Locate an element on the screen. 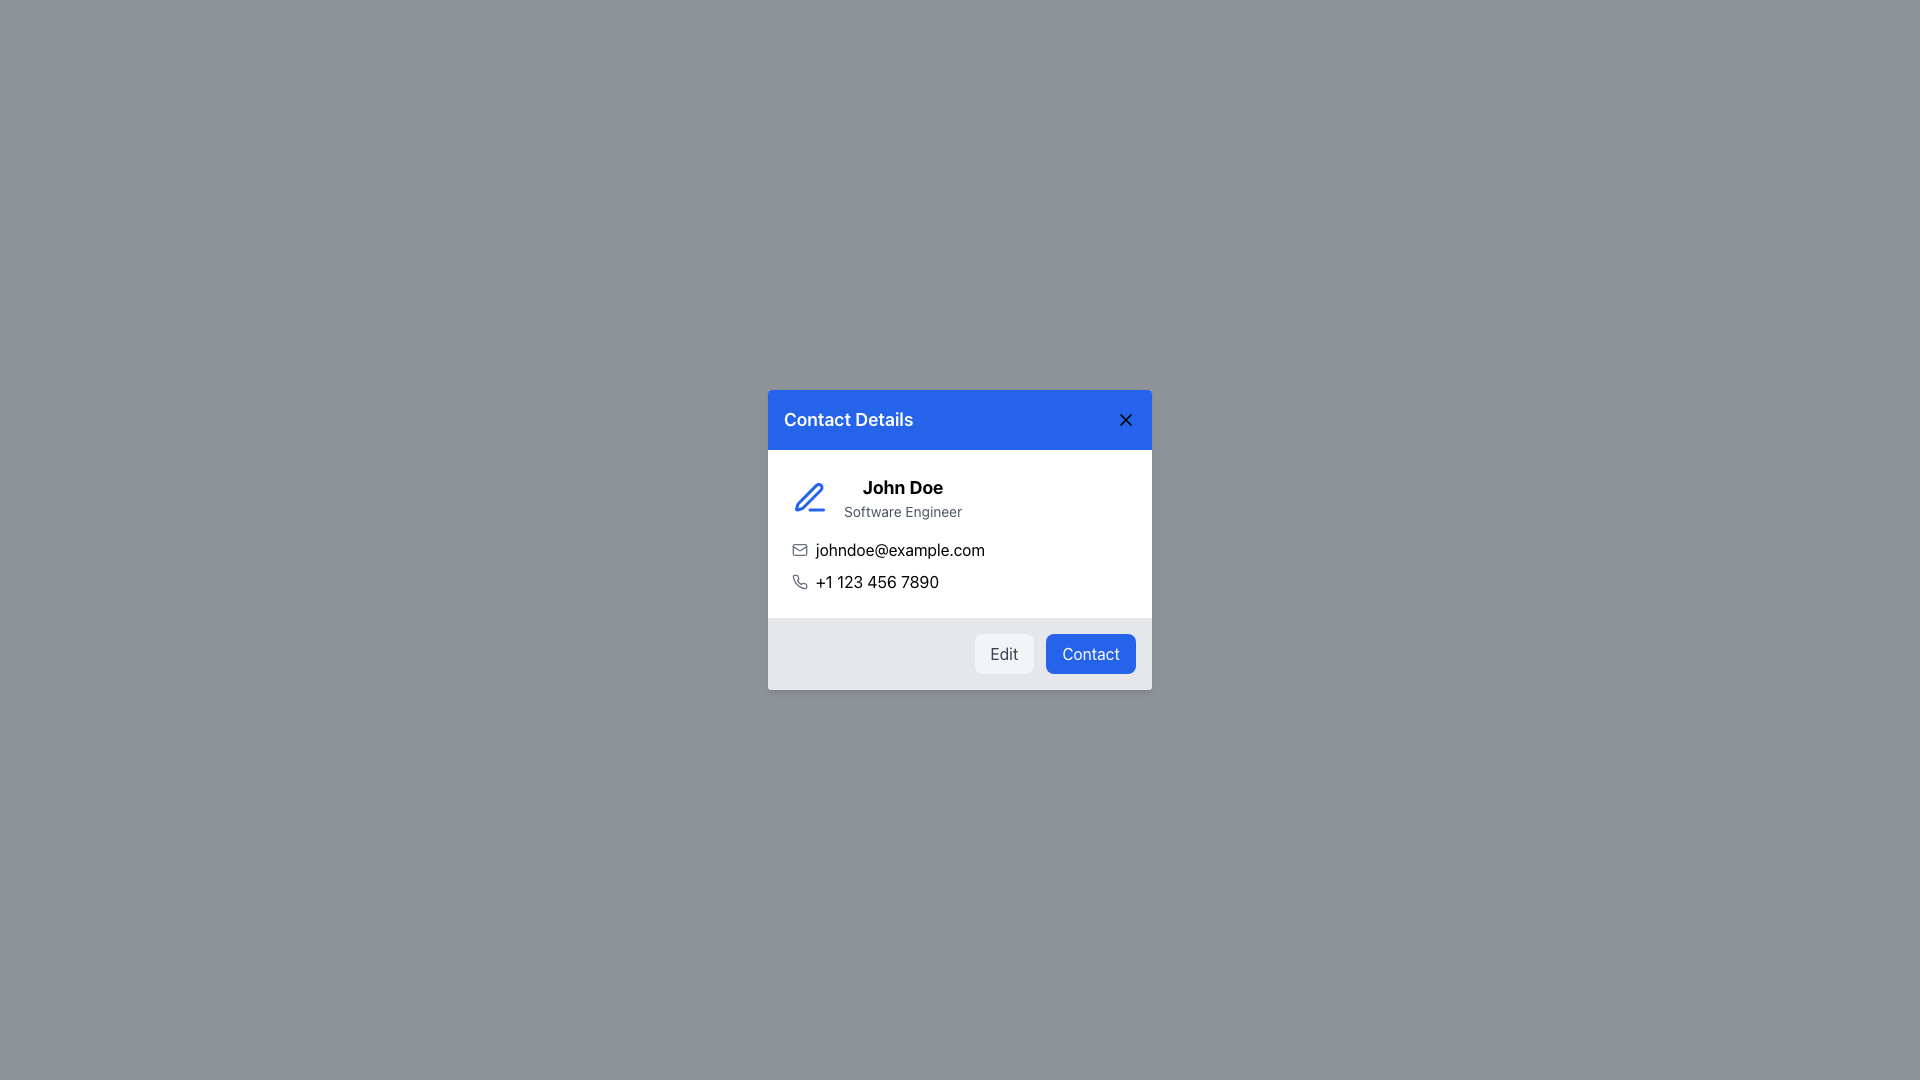  the phone icon, which is a small handset icon outlined in gray, located below the user's email address and above the phone number in the contact details module is located at coordinates (800, 582).